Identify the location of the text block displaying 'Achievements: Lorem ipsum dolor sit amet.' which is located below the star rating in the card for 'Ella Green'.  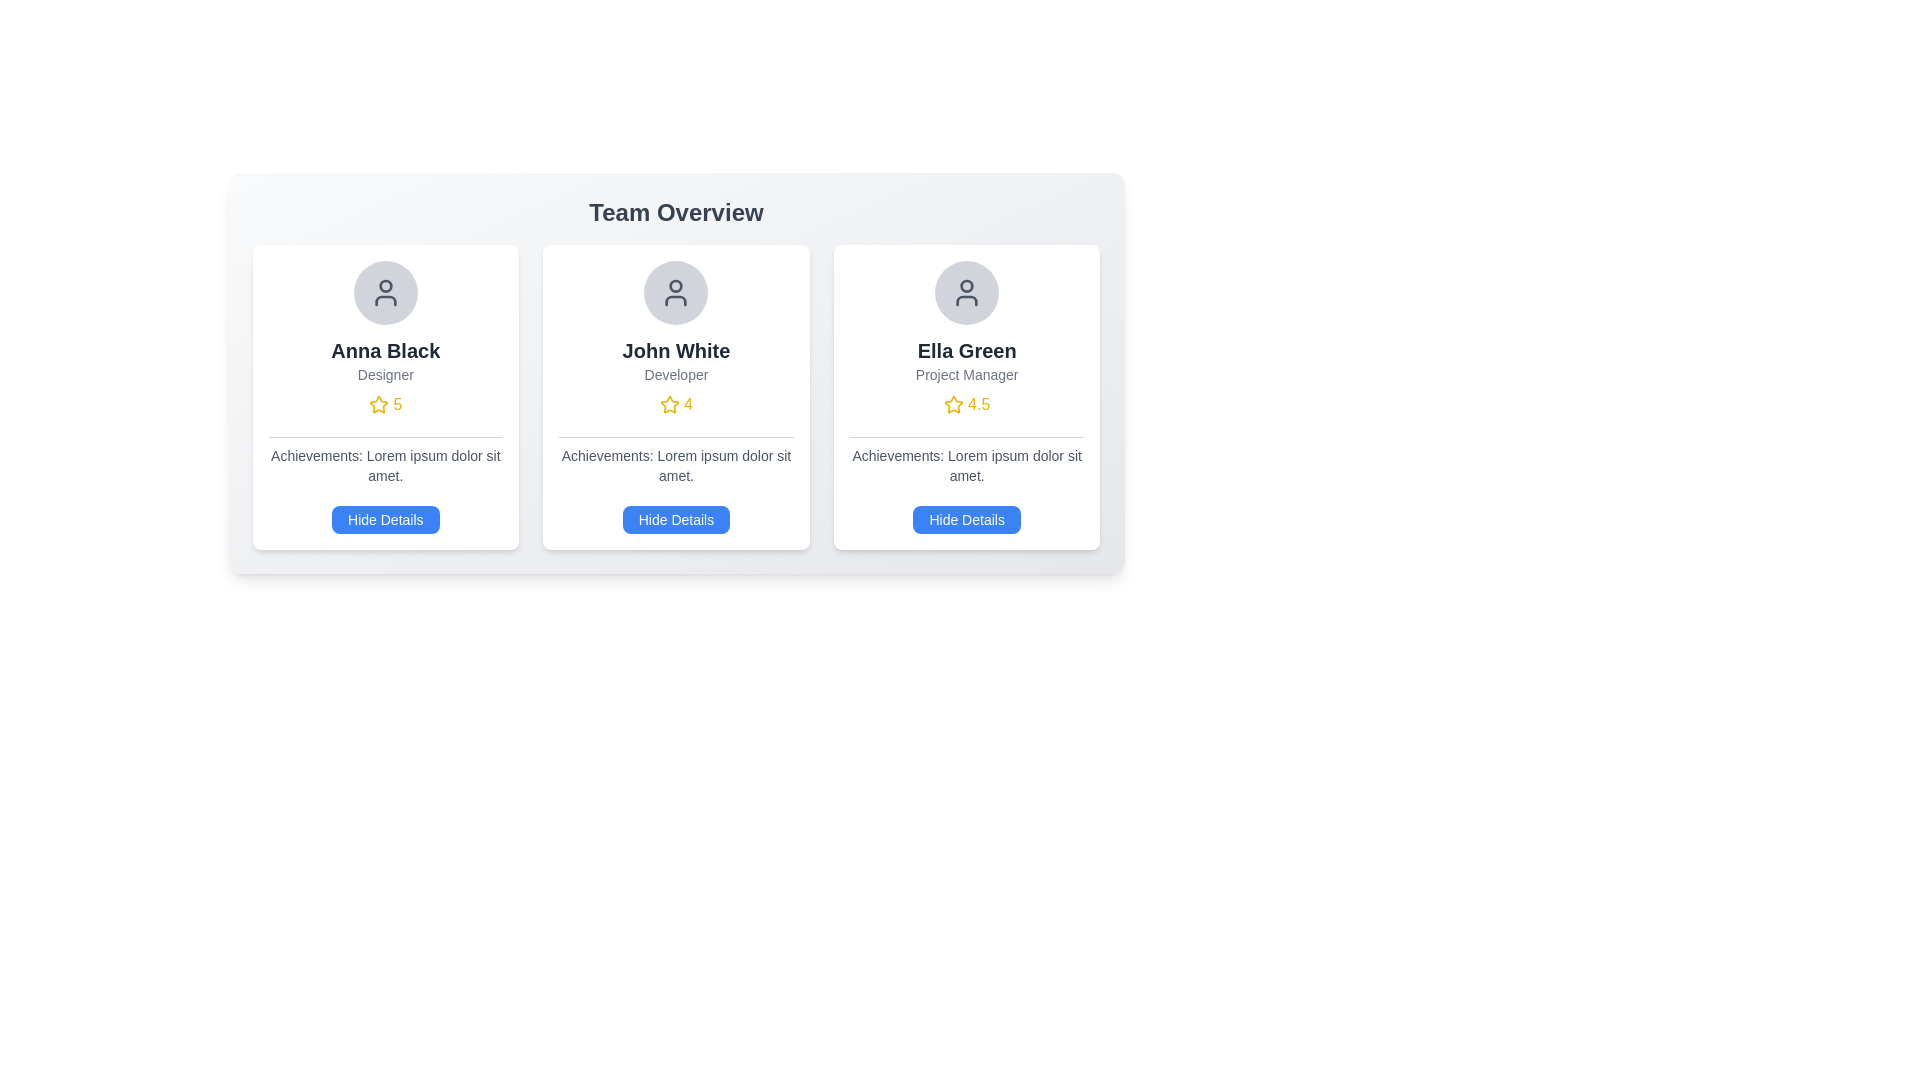
(967, 466).